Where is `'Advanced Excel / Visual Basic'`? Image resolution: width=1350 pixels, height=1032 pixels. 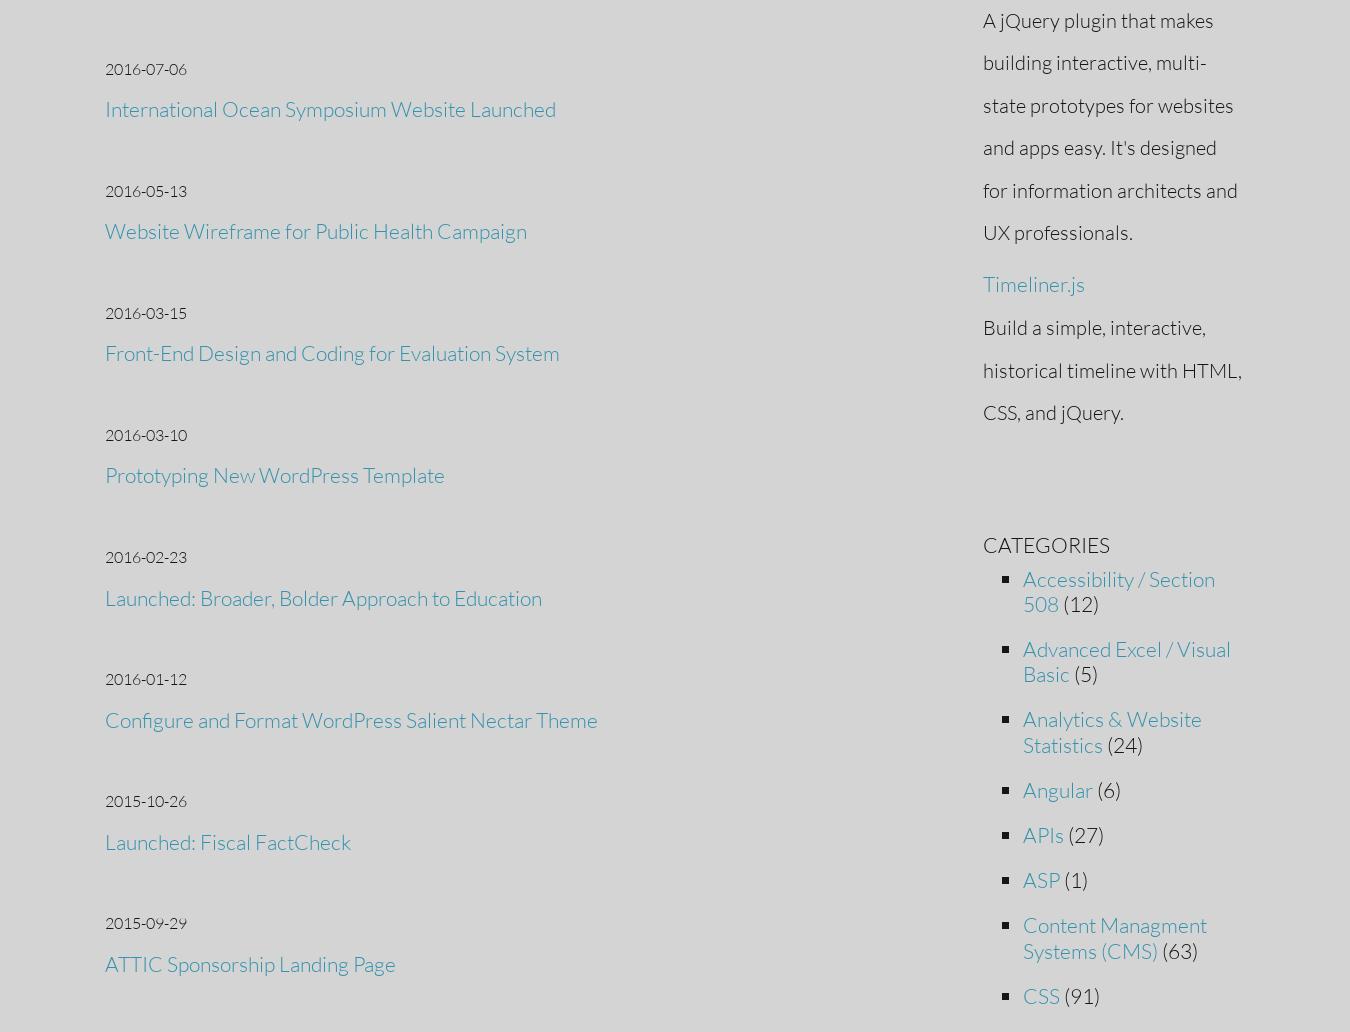
'Advanced Excel / Visual Basic' is located at coordinates (1125, 660).